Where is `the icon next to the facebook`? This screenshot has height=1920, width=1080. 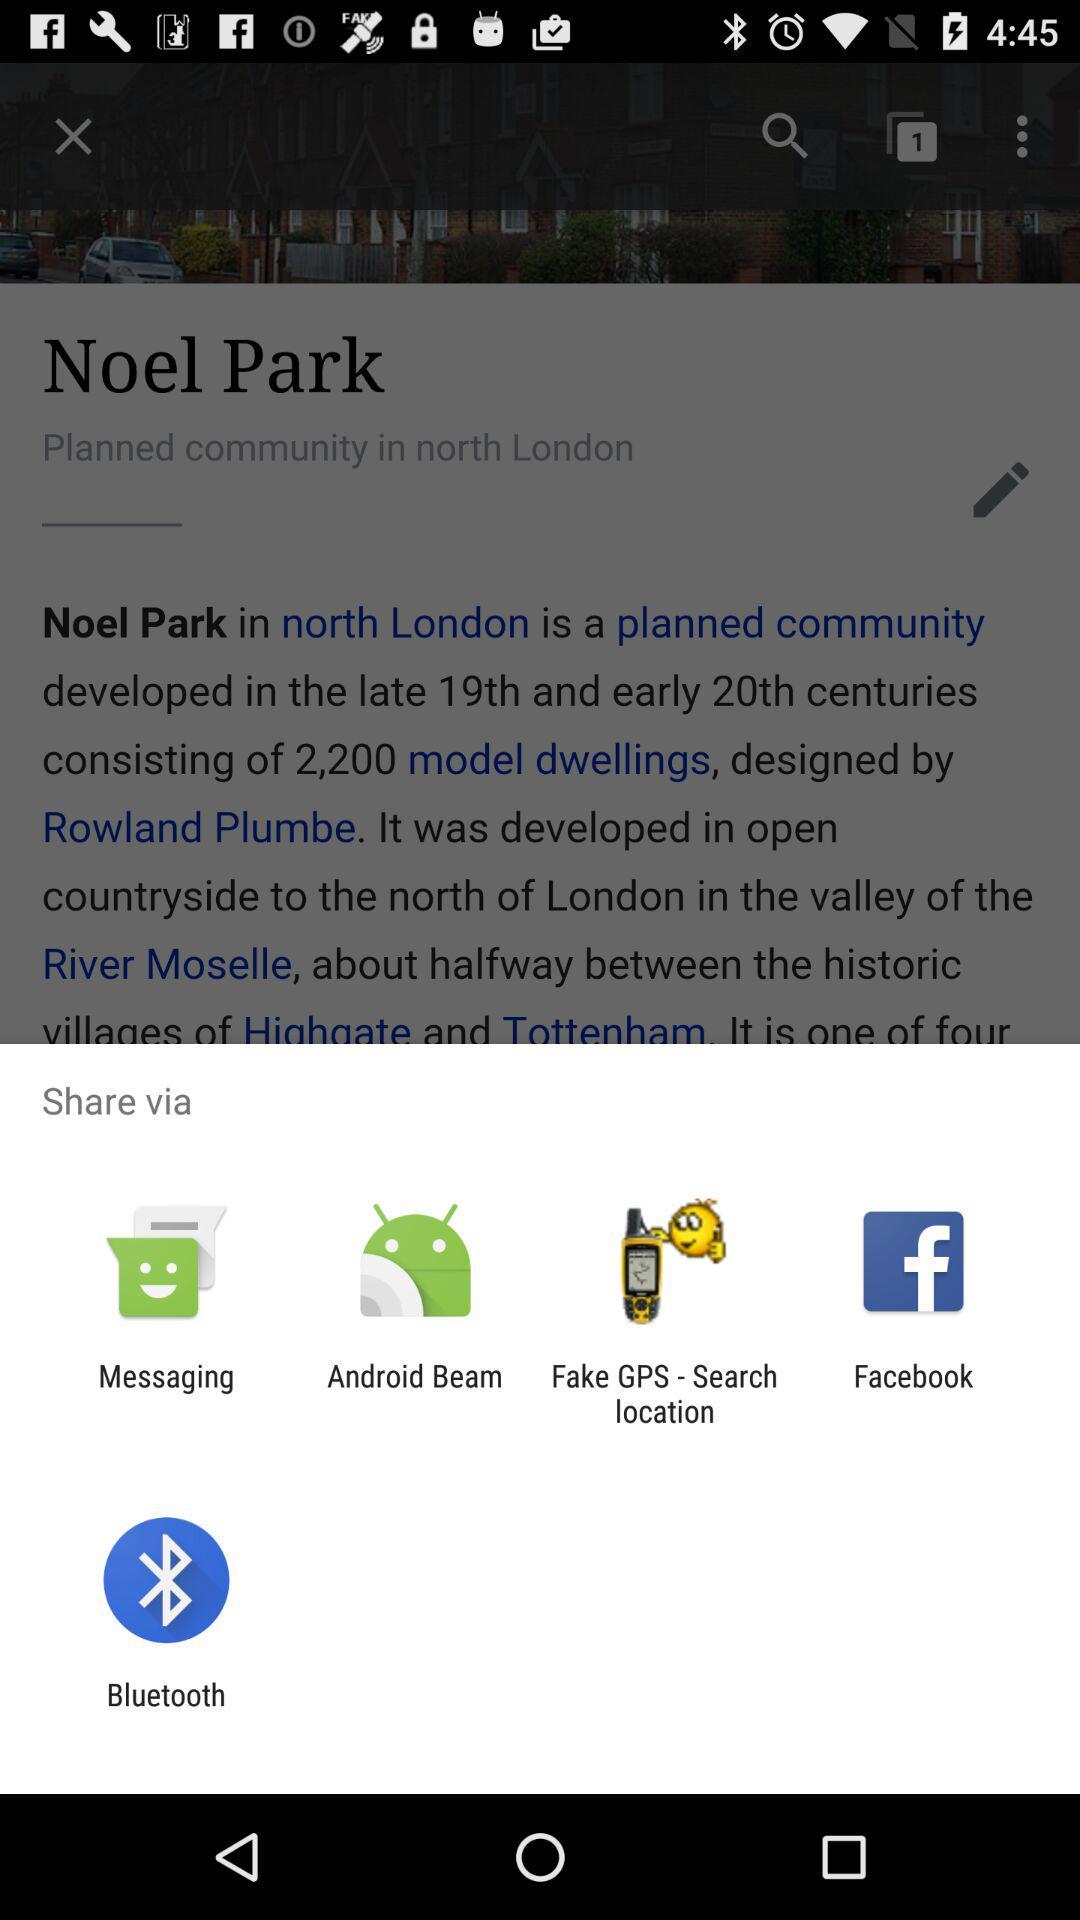 the icon next to the facebook is located at coordinates (664, 1392).